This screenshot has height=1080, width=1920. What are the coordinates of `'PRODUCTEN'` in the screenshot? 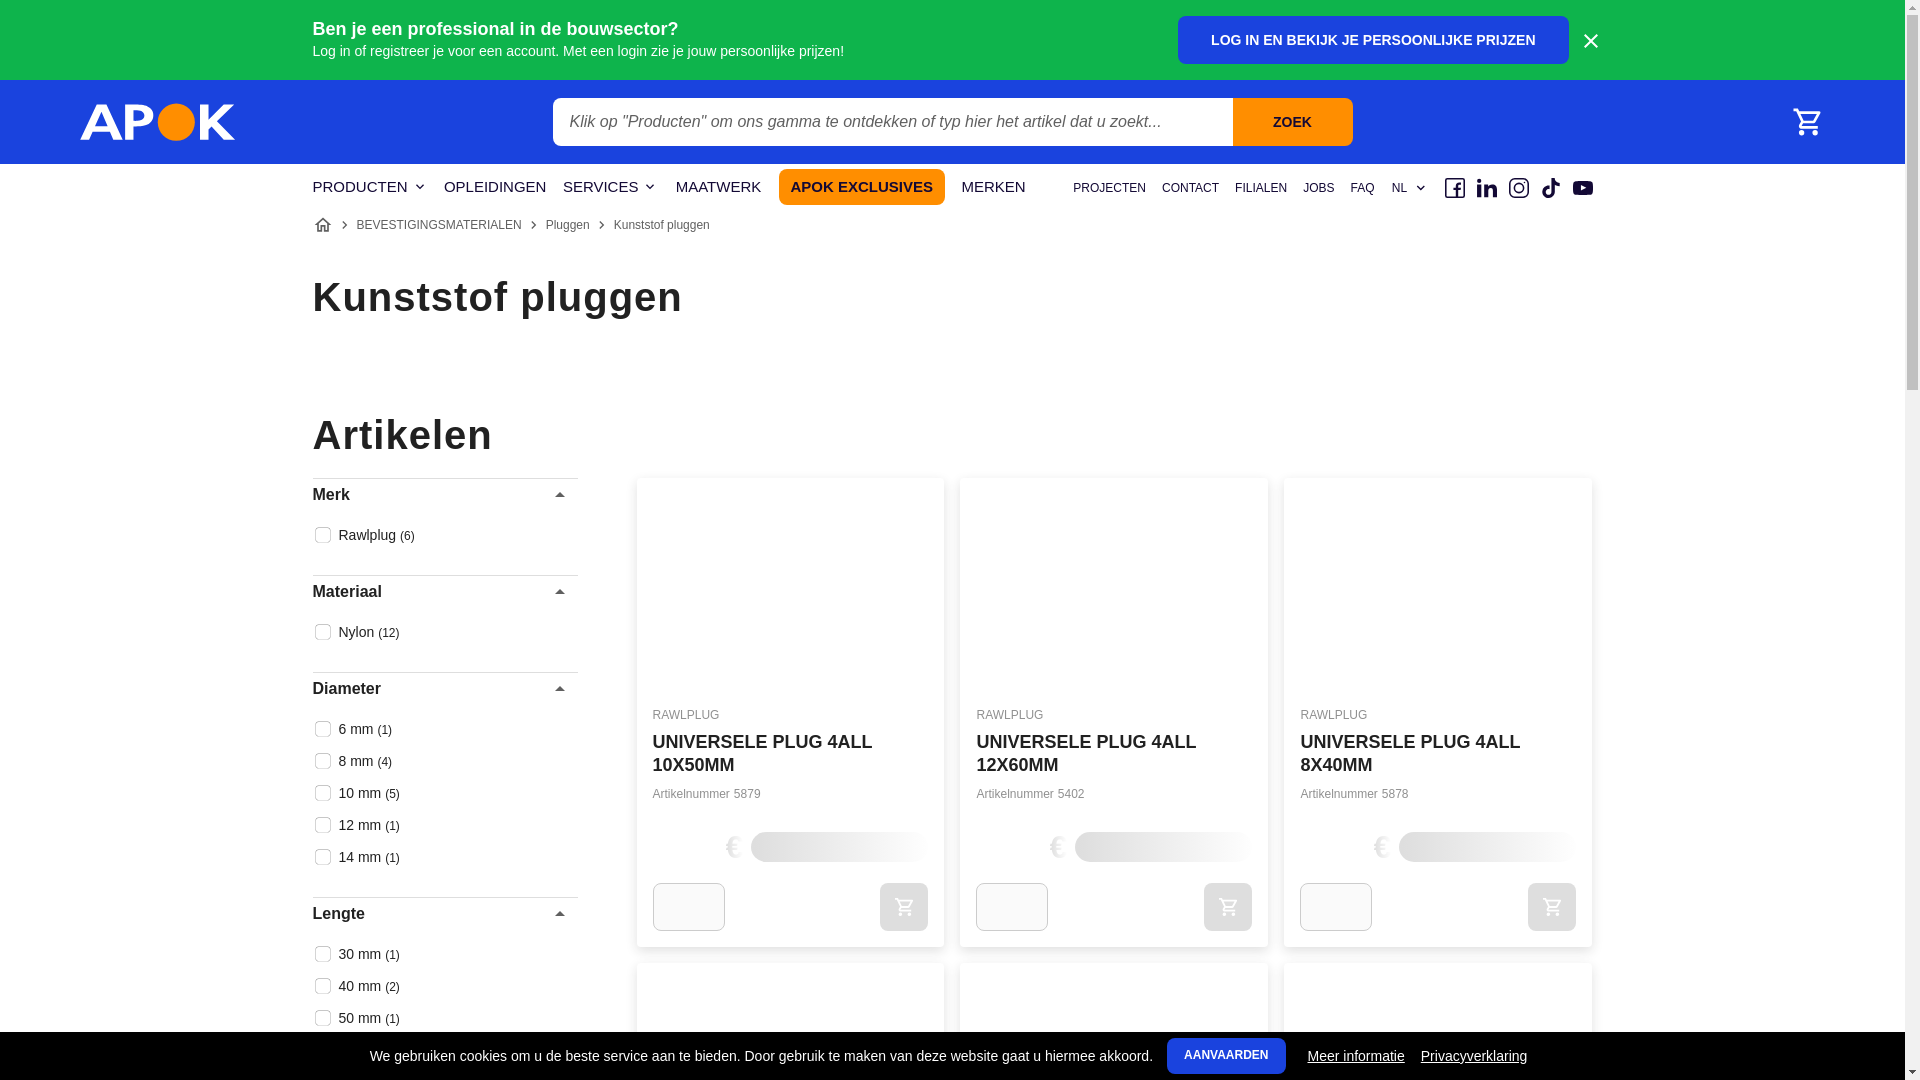 It's located at (369, 187).